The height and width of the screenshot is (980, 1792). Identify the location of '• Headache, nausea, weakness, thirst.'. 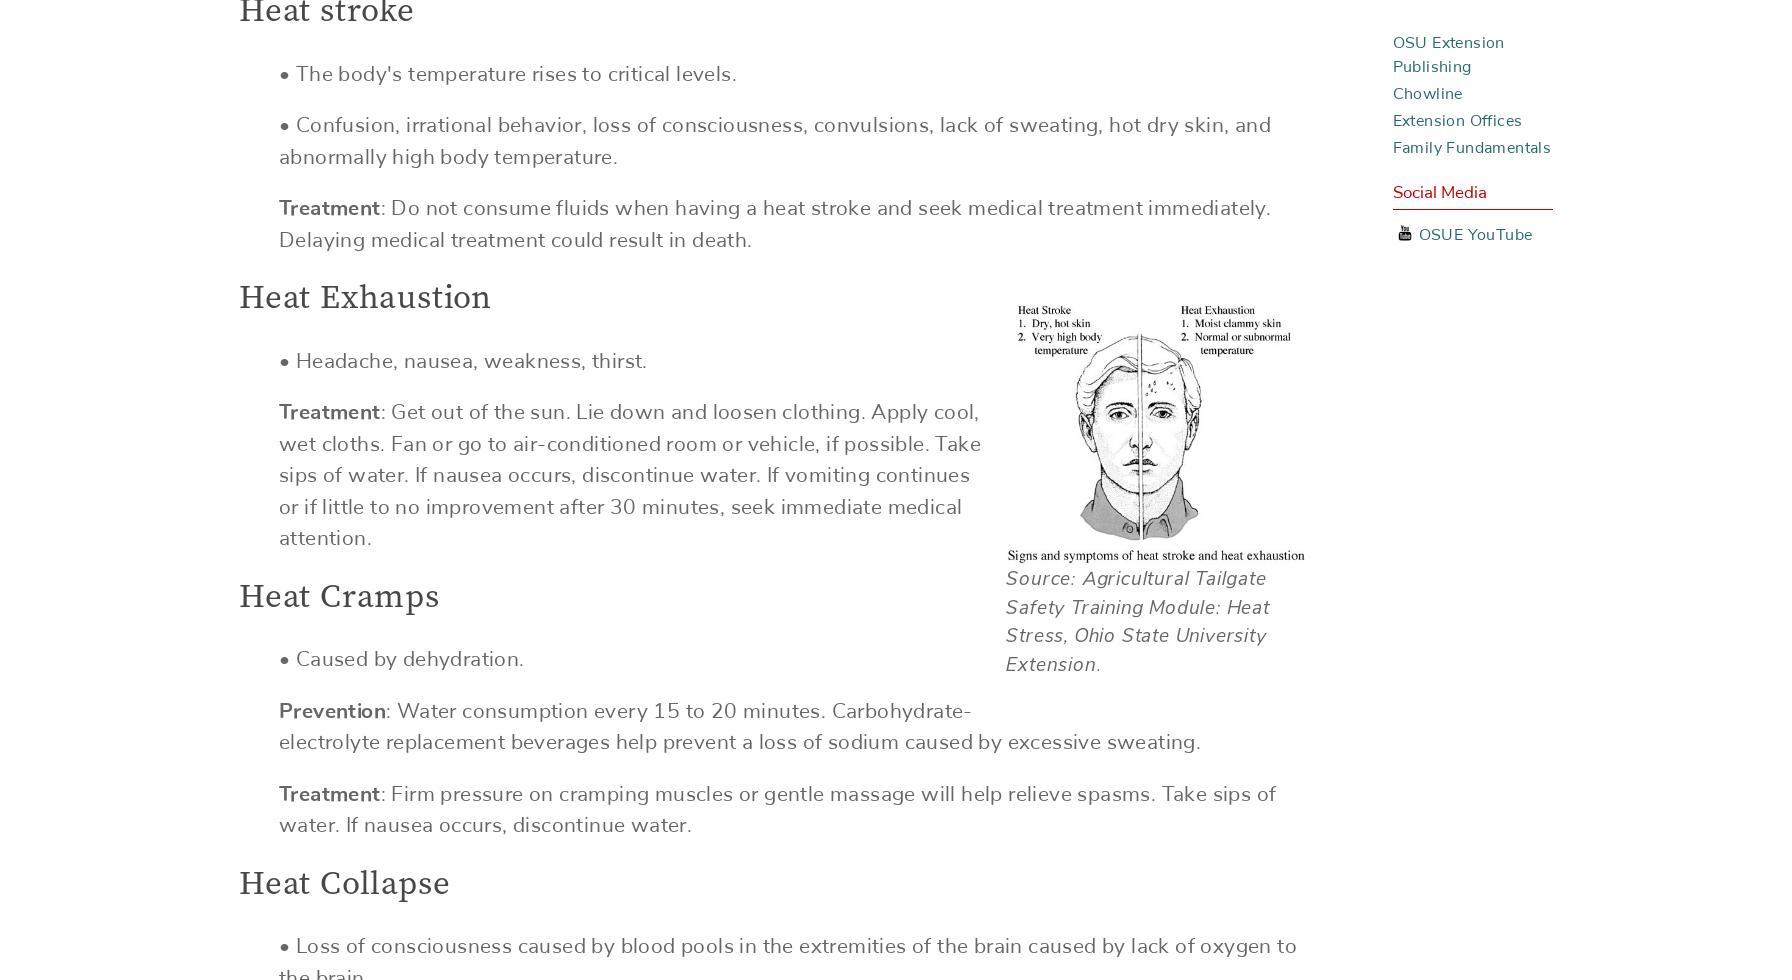
(463, 360).